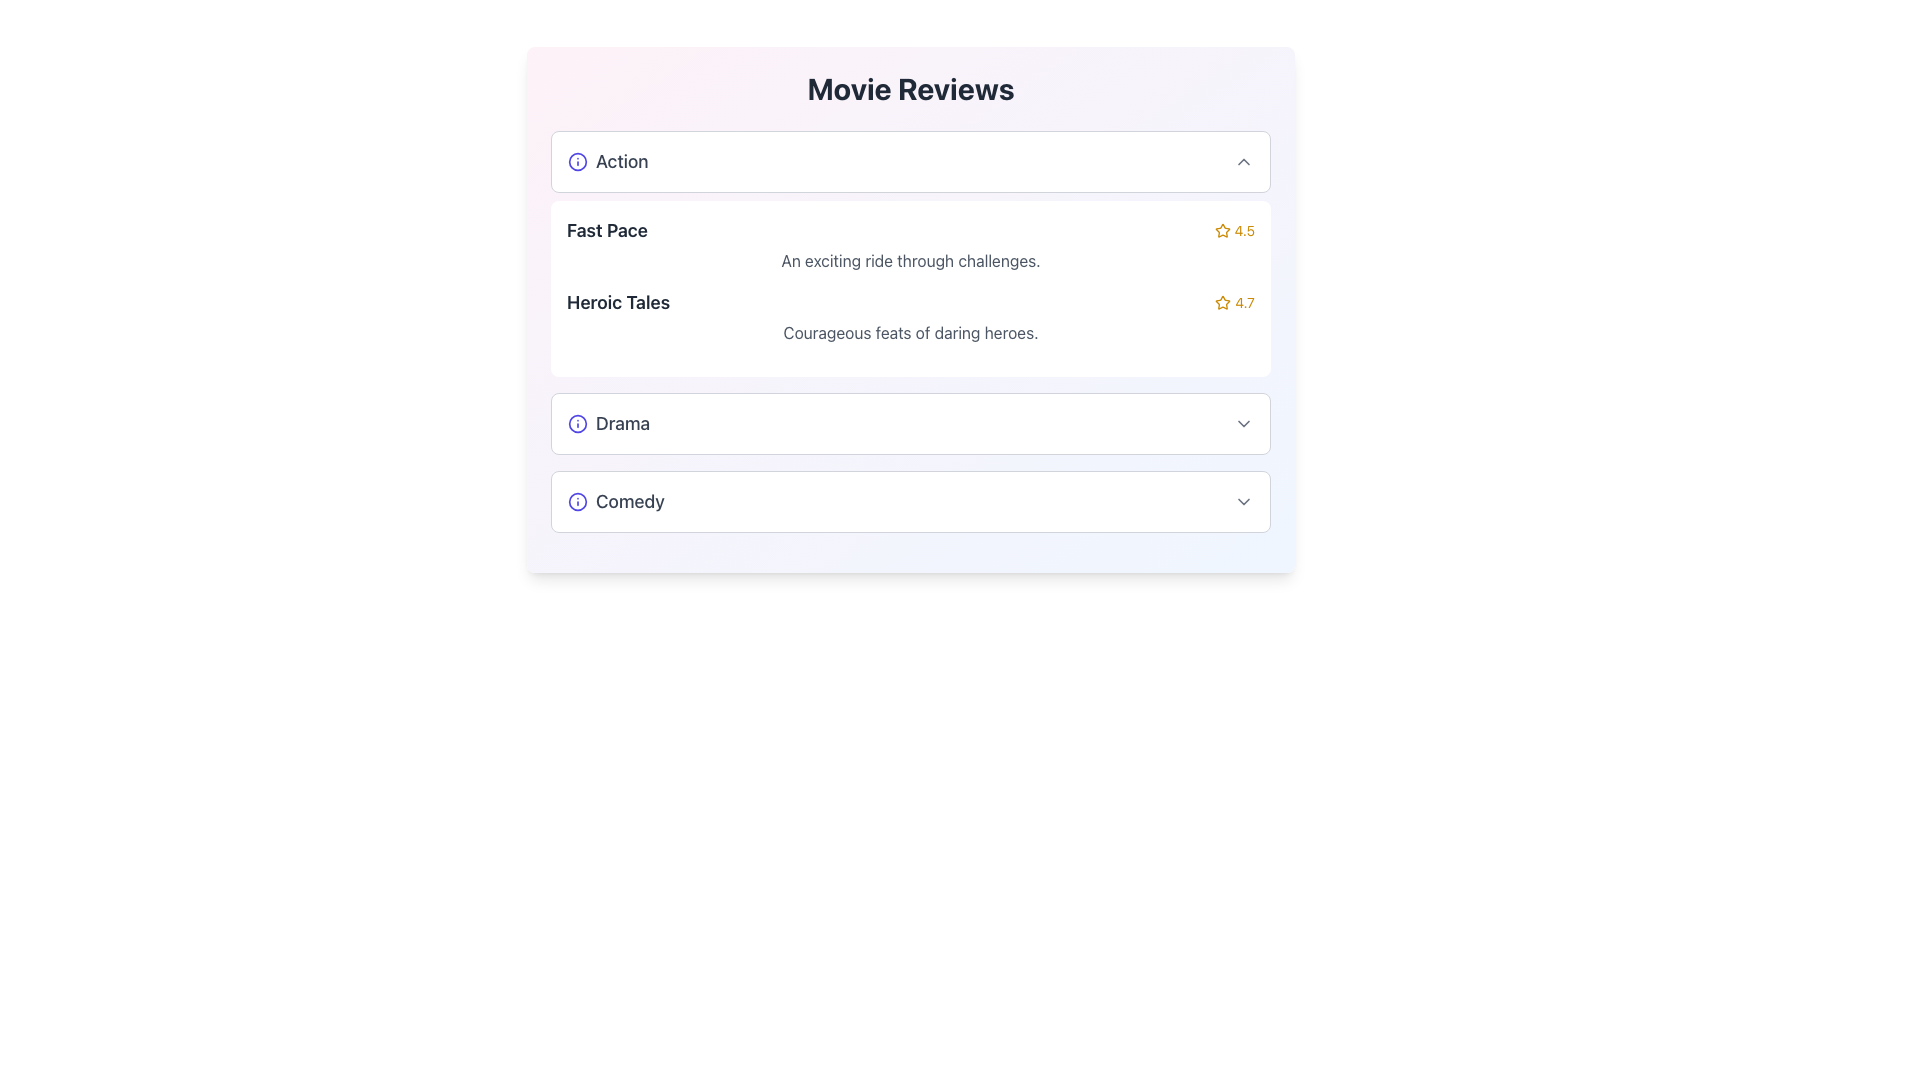  Describe the element at coordinates (910, 331) in the screenshot. I see `text 'Courageous feats of daring heroes.' located in the 'Heroic Tales' section of the 'Movie Reviews' interface, positioned below the title 'Heroic Tales.'` at that location.